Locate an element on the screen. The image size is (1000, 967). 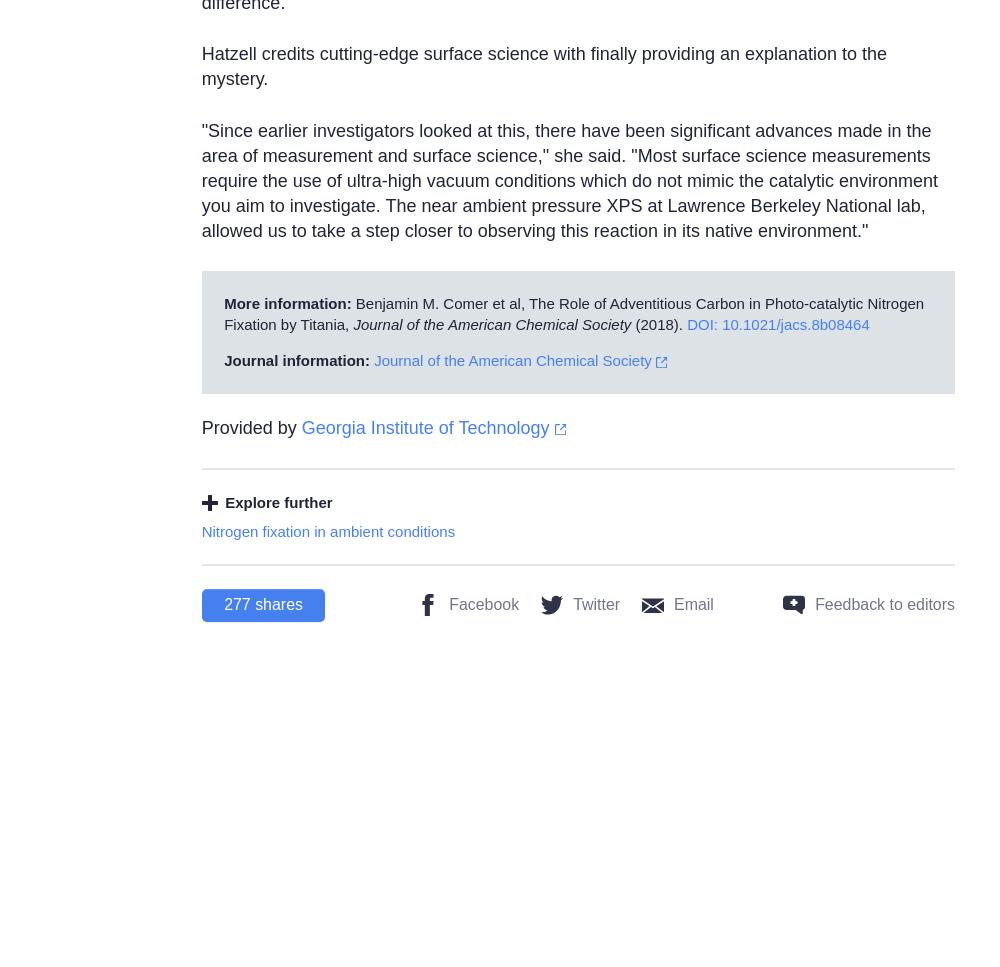
'(2018).' is located at coordinates (631, 324).